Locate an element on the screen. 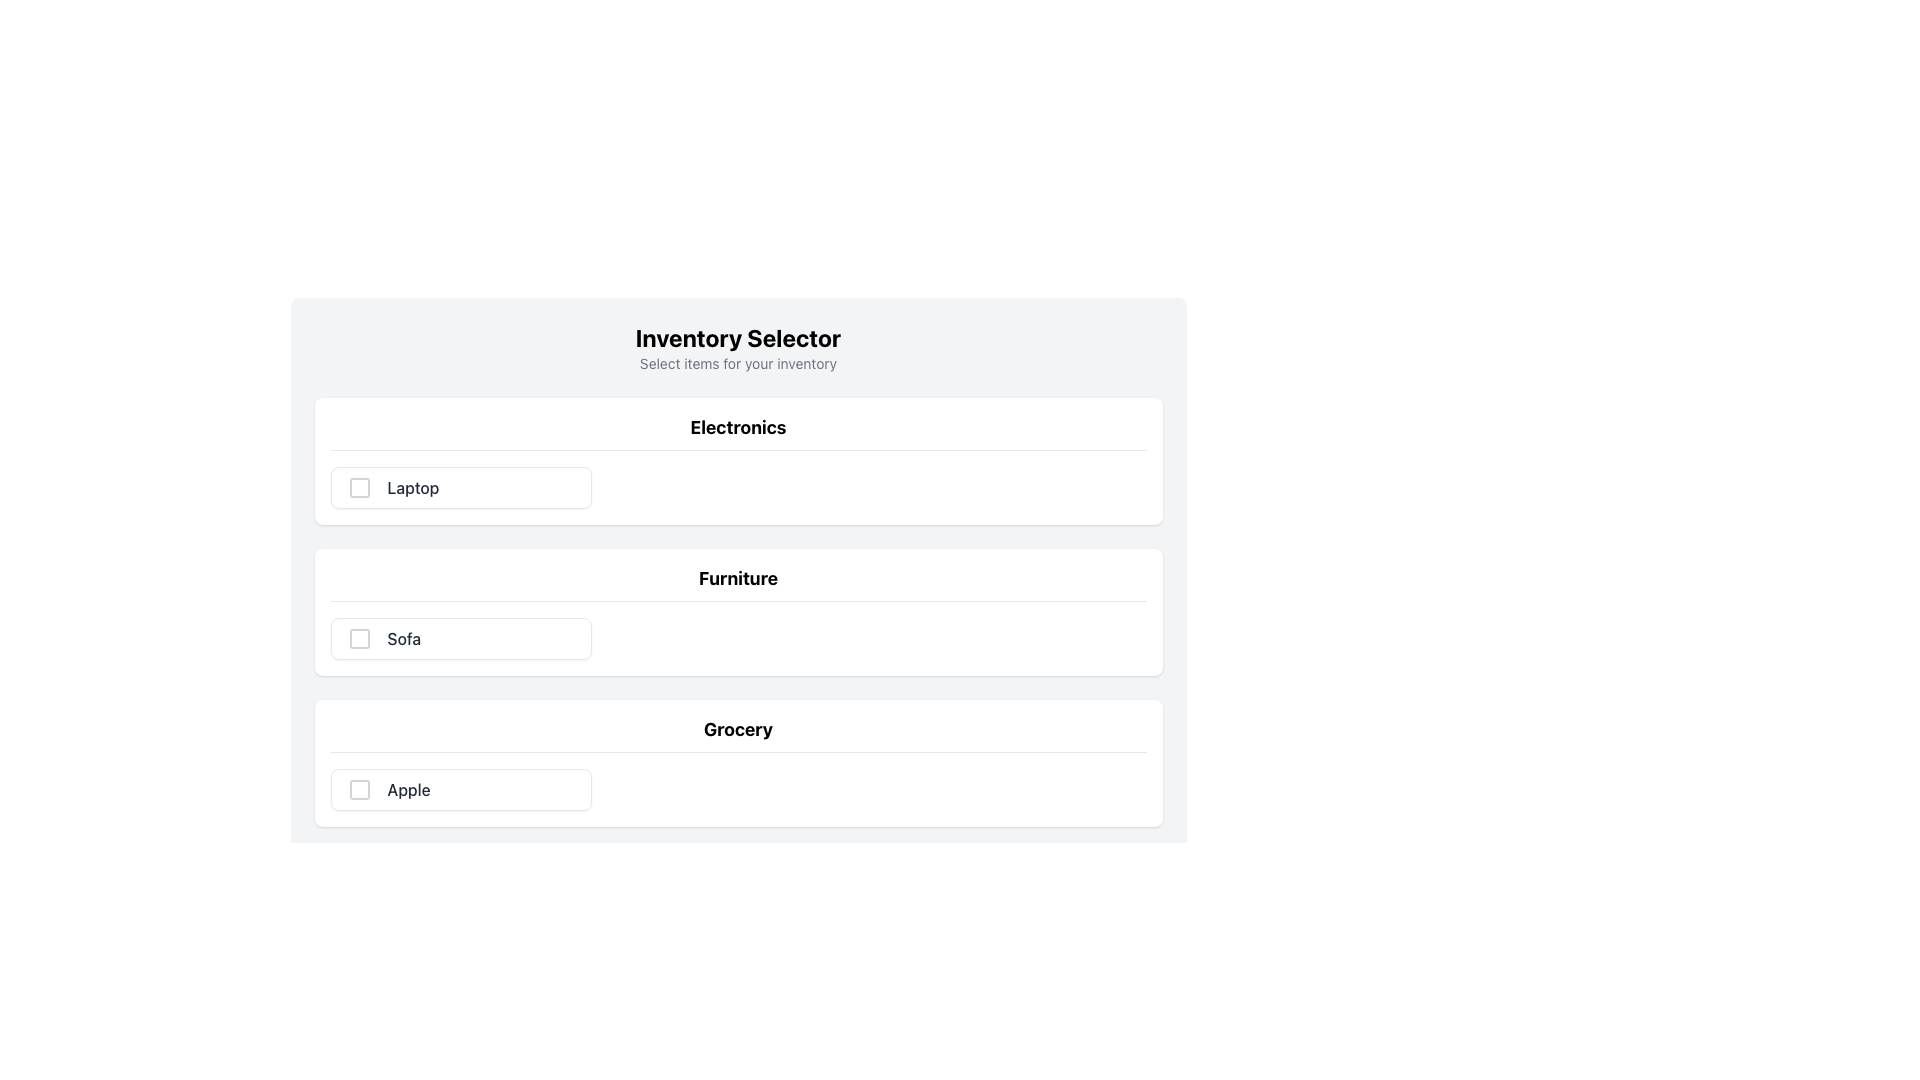 Image resolution: width=1920 pixels, height=1080 pixels. the 'Laptop' checkbox button in the 'Electronics' section to observe any hover effects is located at coordinates (460, 488).